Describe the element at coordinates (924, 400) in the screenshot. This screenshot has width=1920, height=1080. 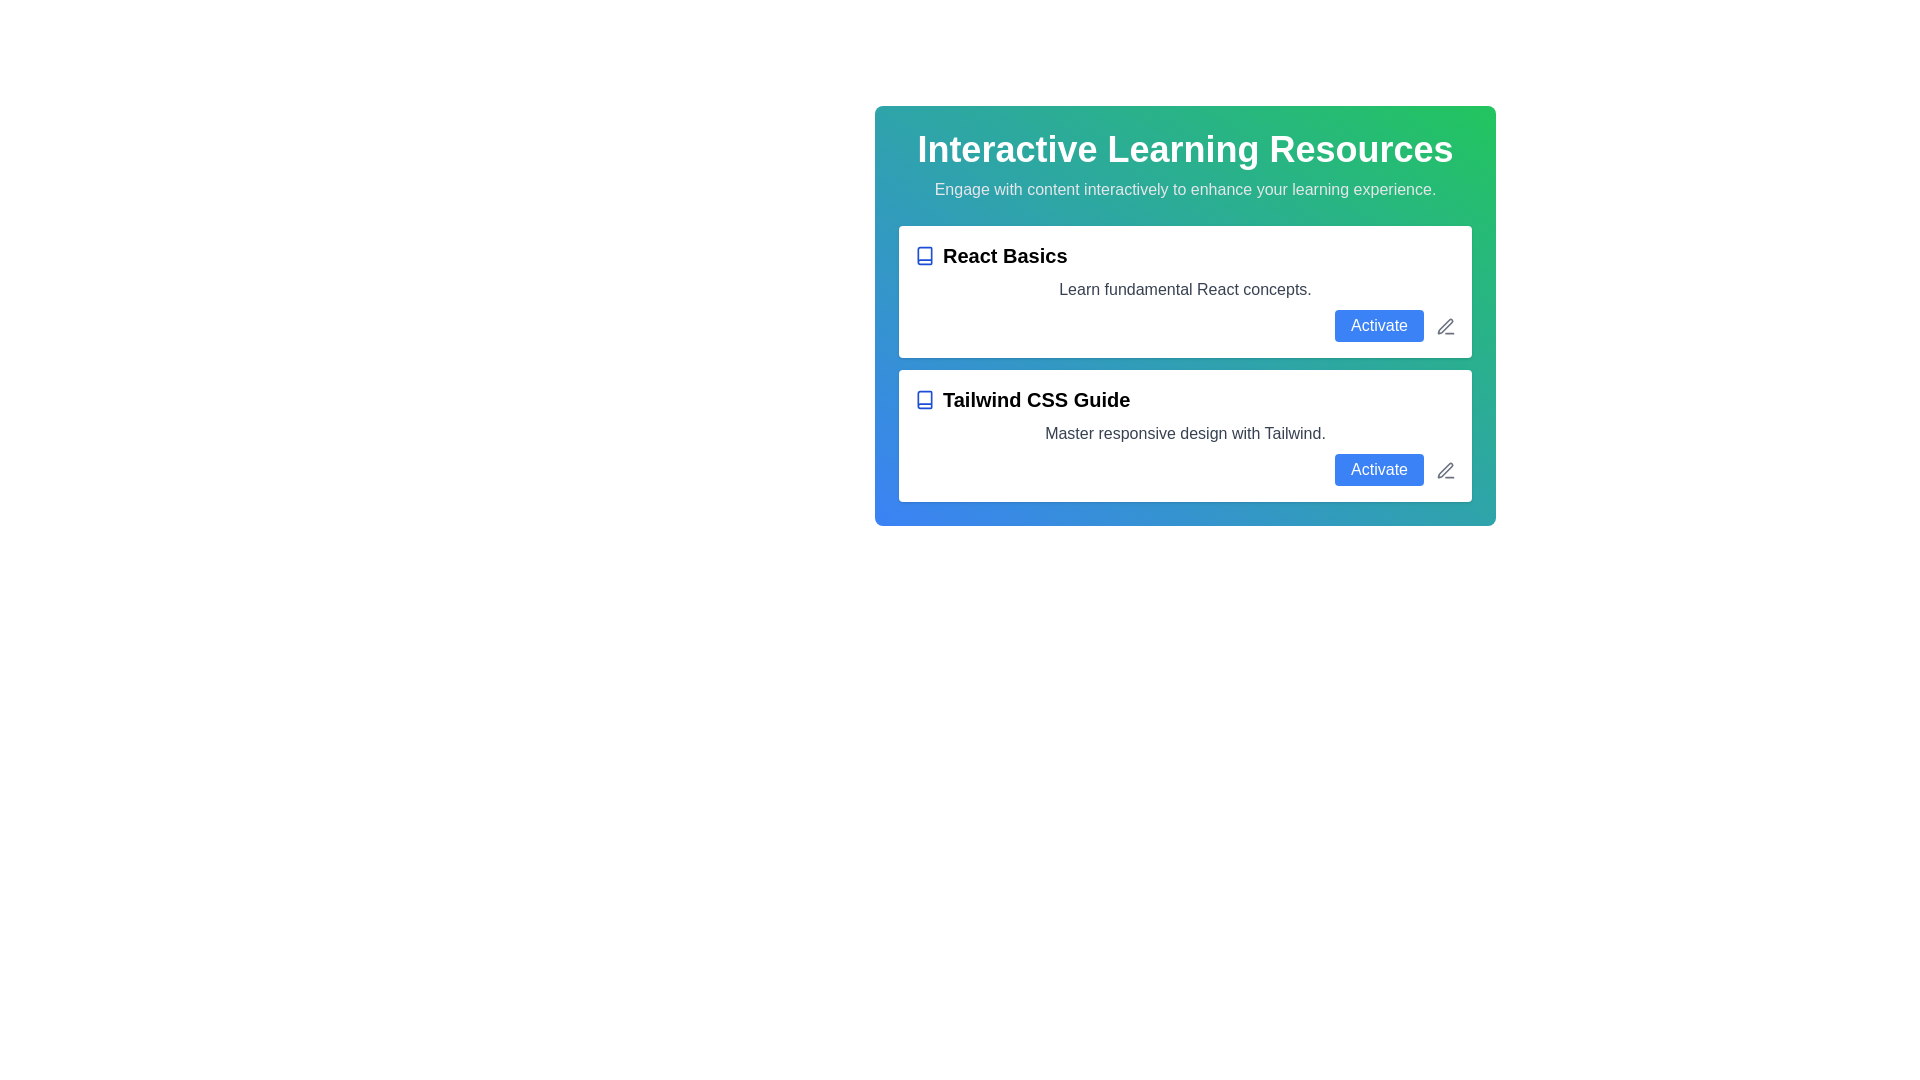
I see `the resource icon that represents the 'Tailwind CSS Guide', located in the second row to the left of the resource title` at that location.